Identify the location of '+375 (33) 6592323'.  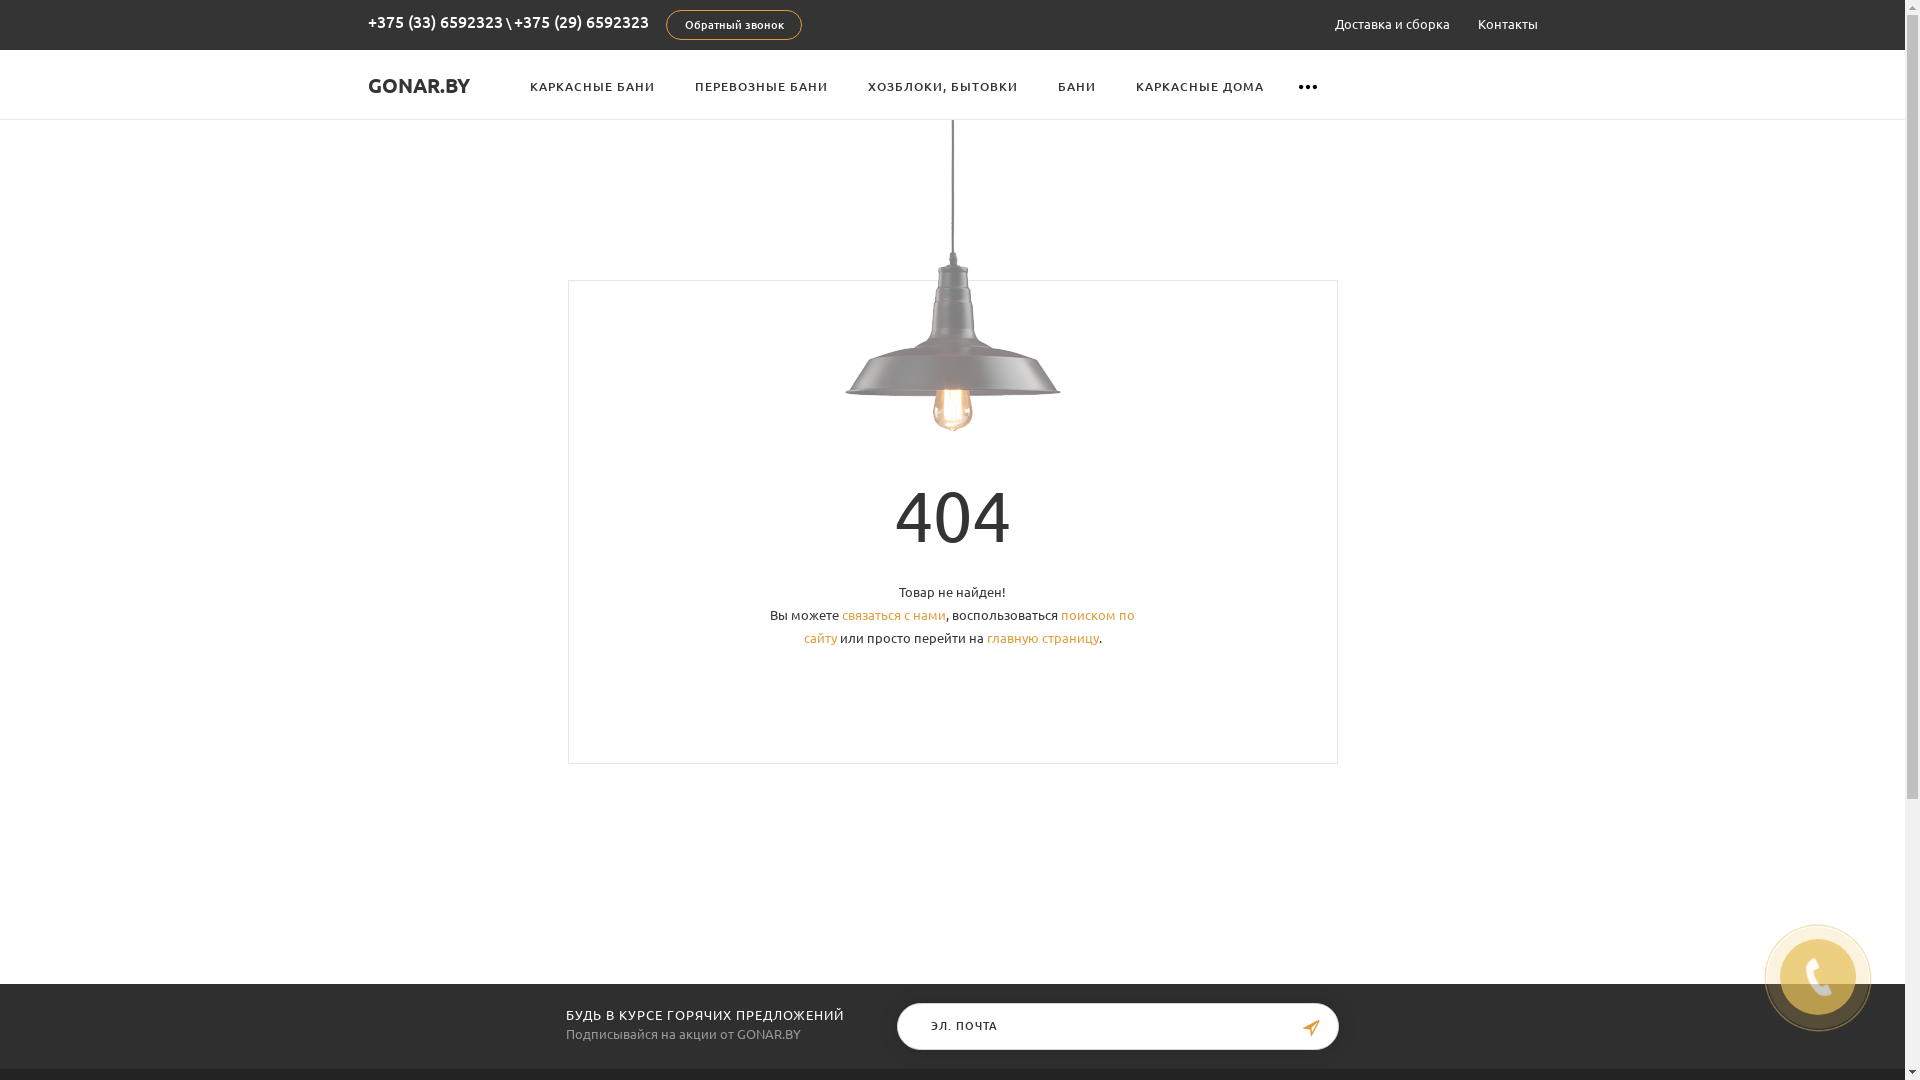
(368, 22).